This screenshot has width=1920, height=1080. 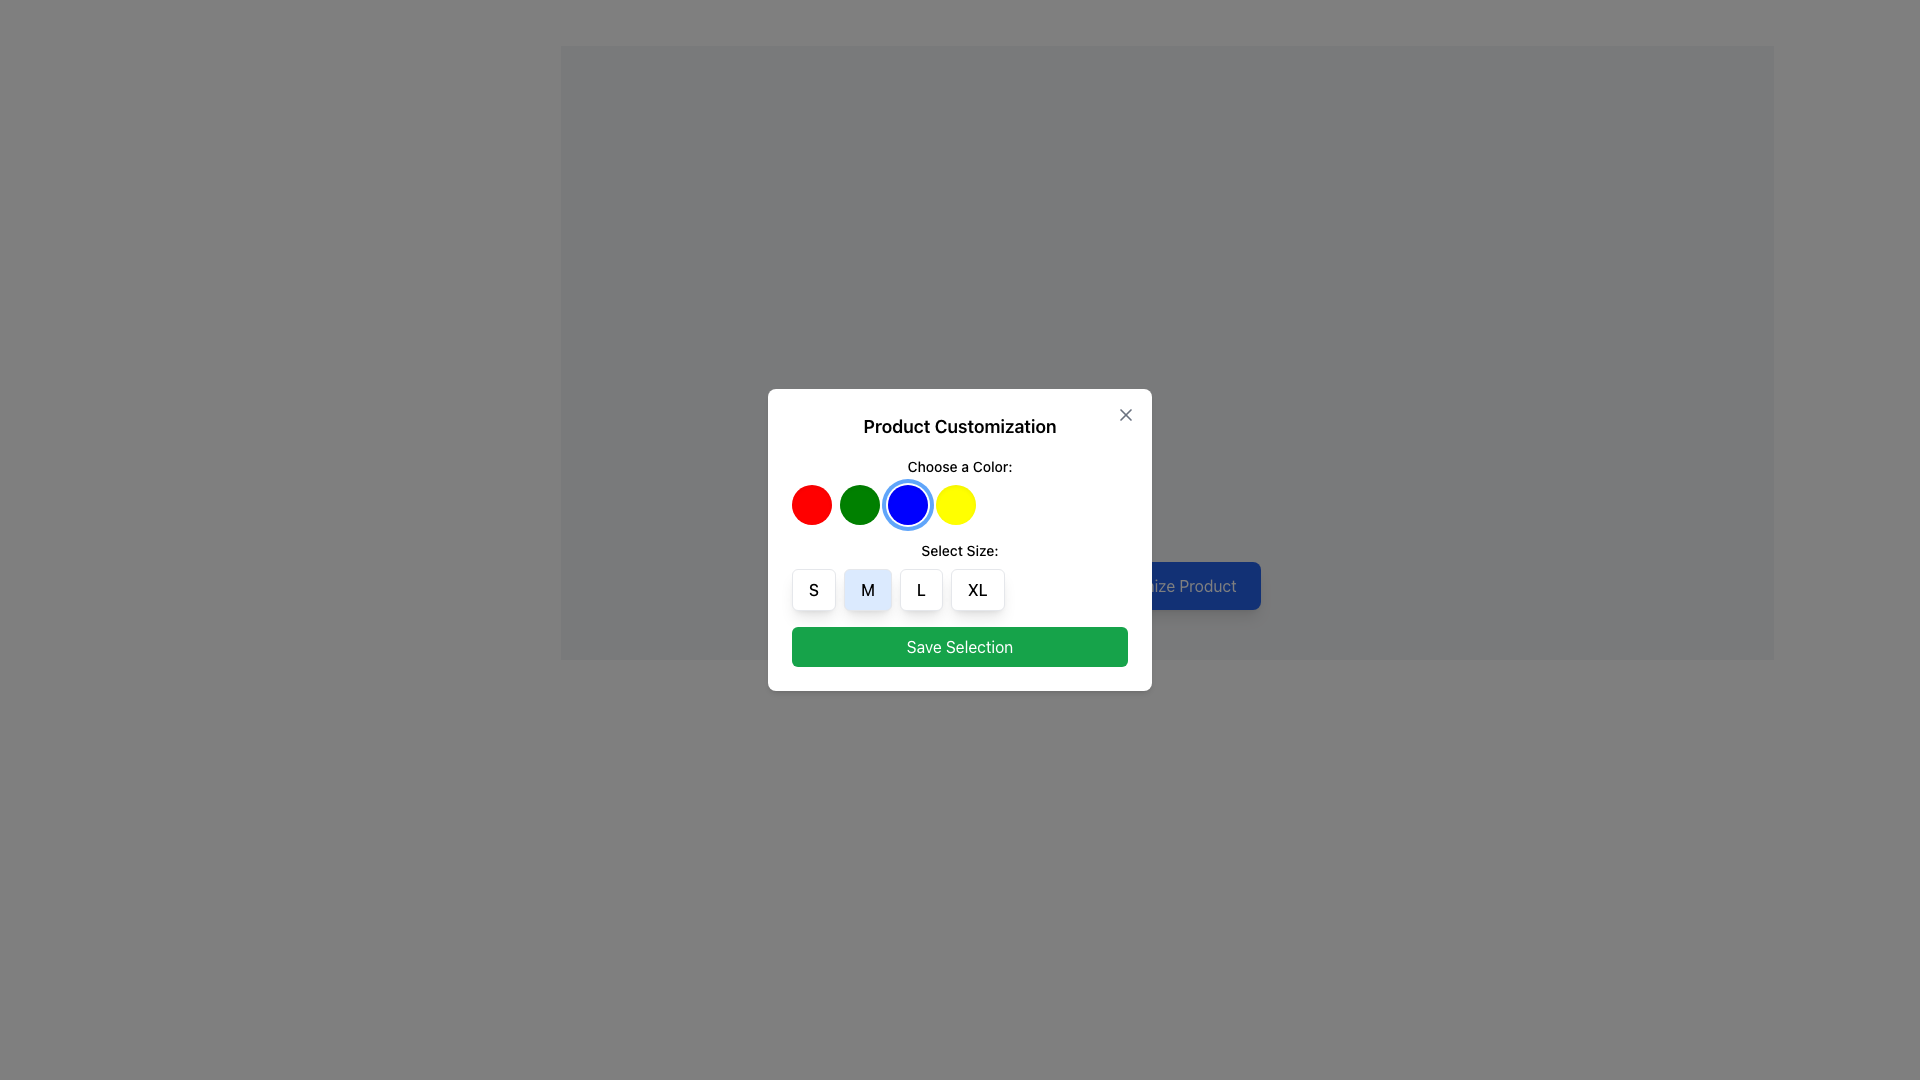 I want to click on the small, square-shaped button with an 'X' icon located in the top-right corner of the white dialog interface to observe the color change to red, so click(x=1126, y=414).